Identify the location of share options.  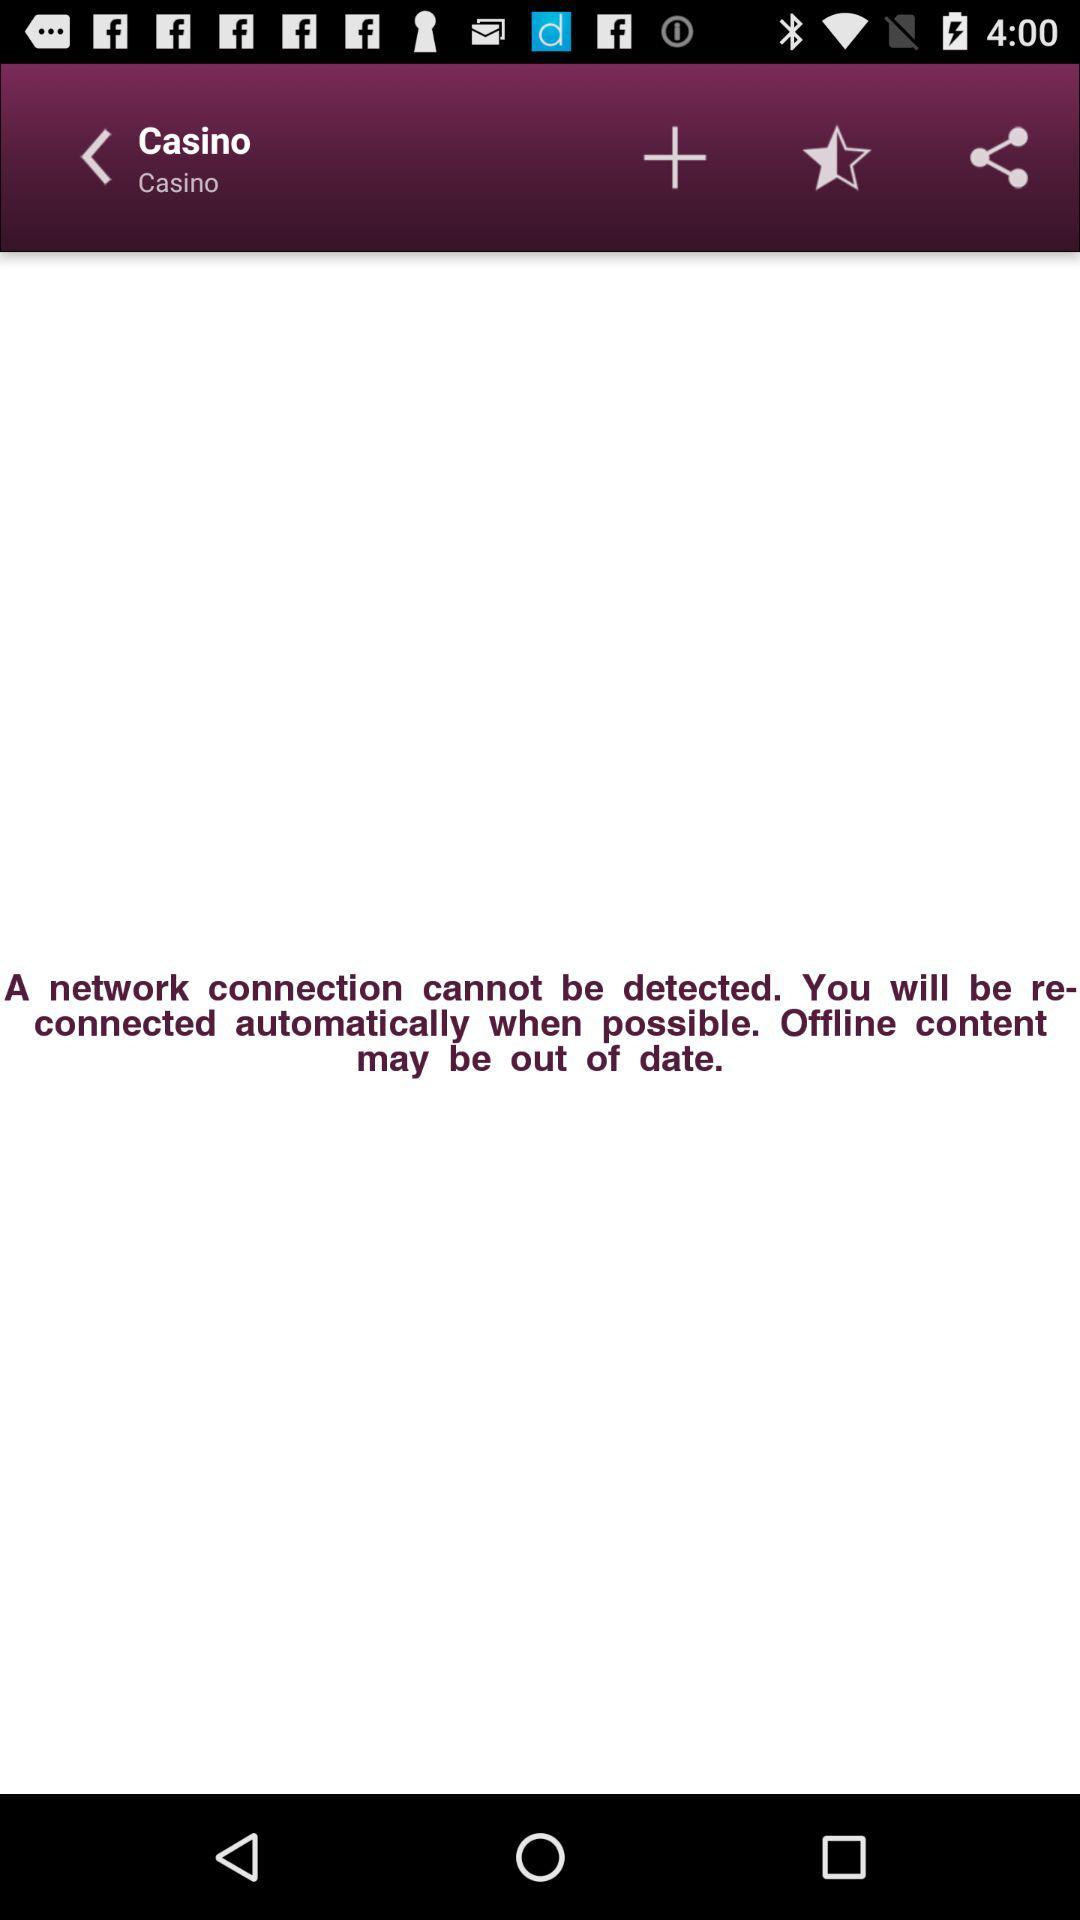
(999, 156).